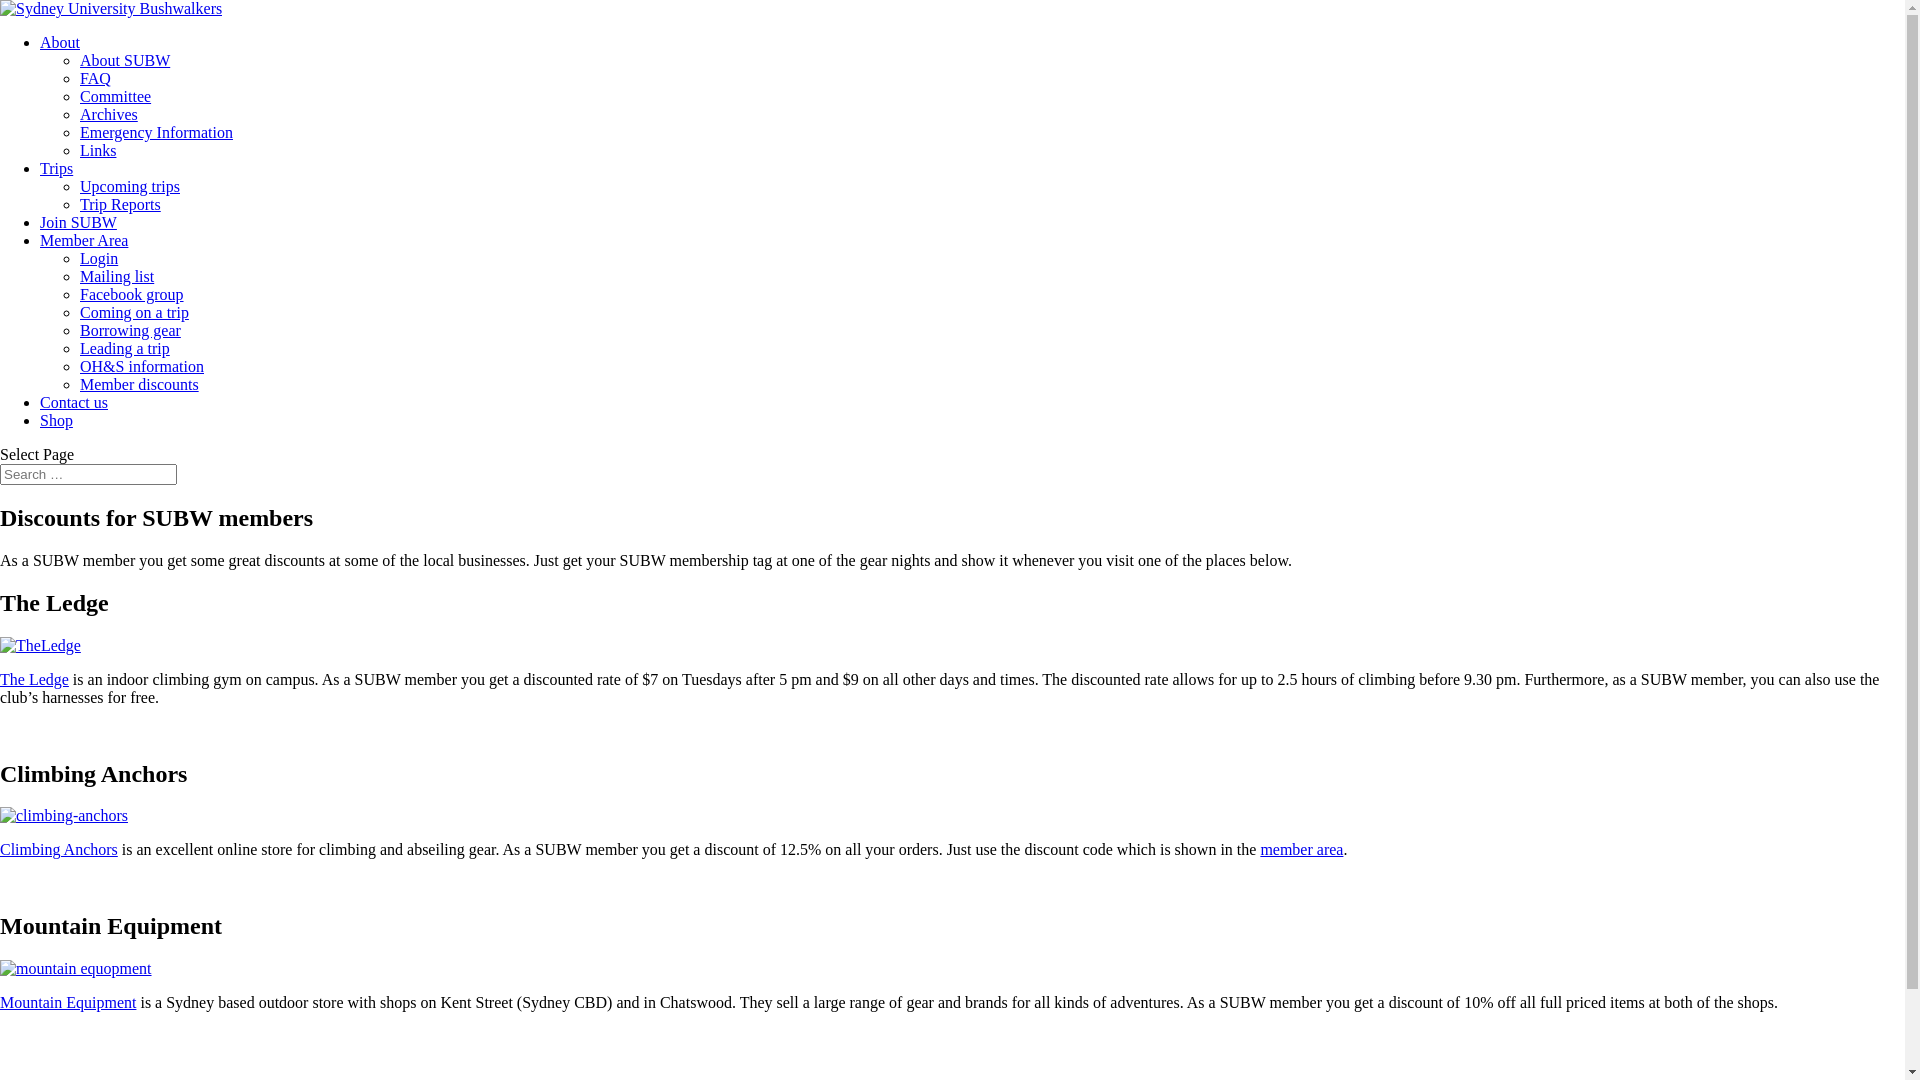 The width and height of the screenshot is (1920, 1080). Describe the element at coordinates (119, 204) in the screenshot. I see `'Trip Reports'` at that location.